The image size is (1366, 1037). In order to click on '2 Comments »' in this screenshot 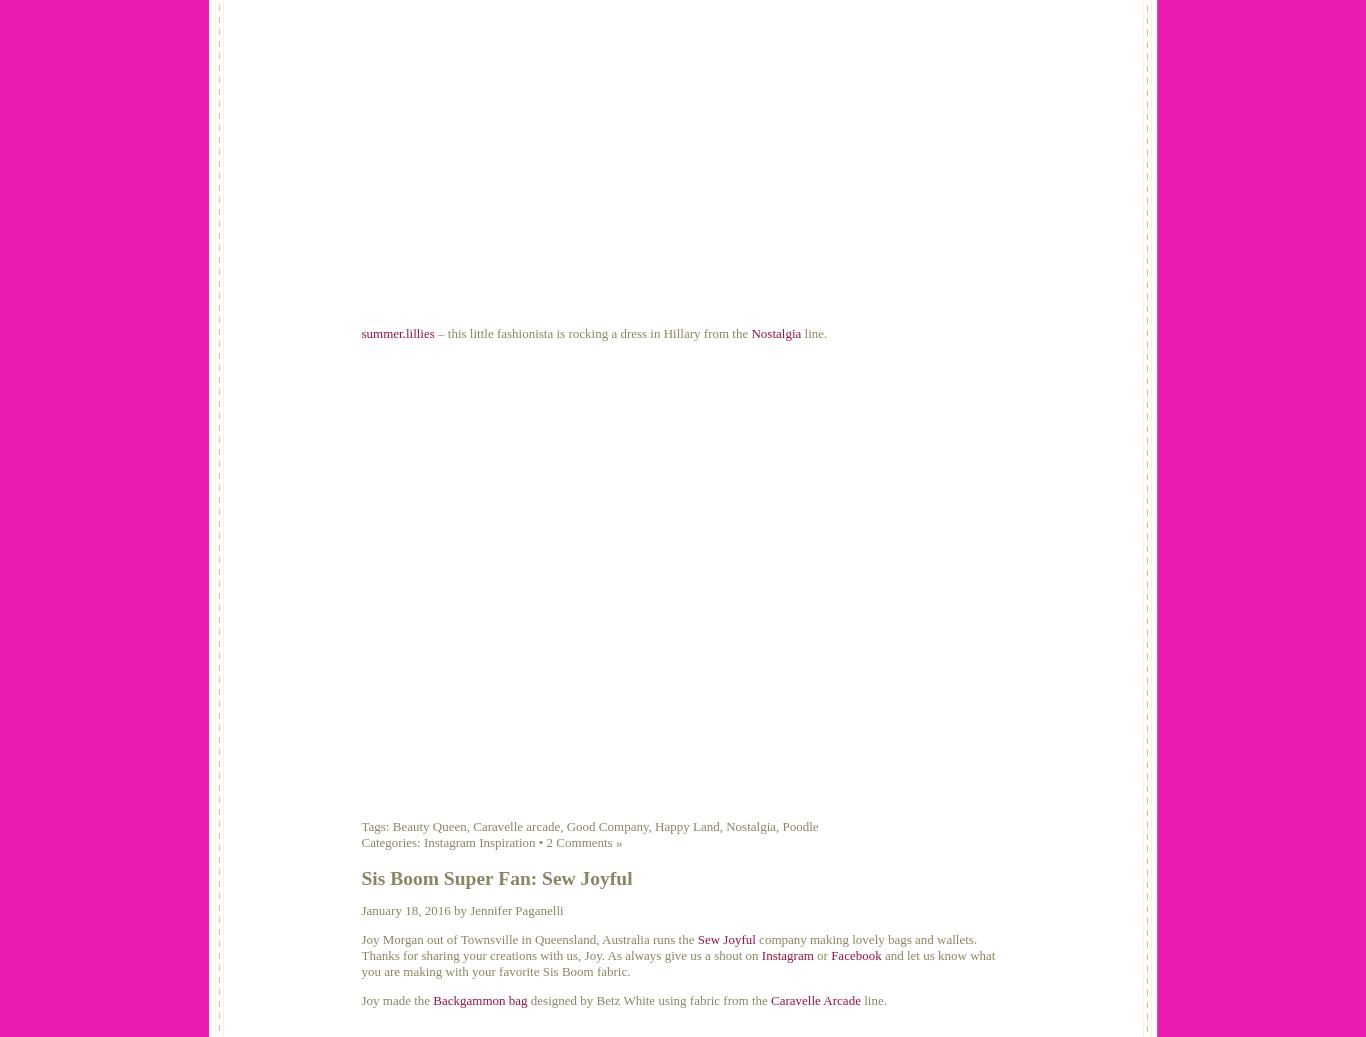, I will do `click(582, 842)`.